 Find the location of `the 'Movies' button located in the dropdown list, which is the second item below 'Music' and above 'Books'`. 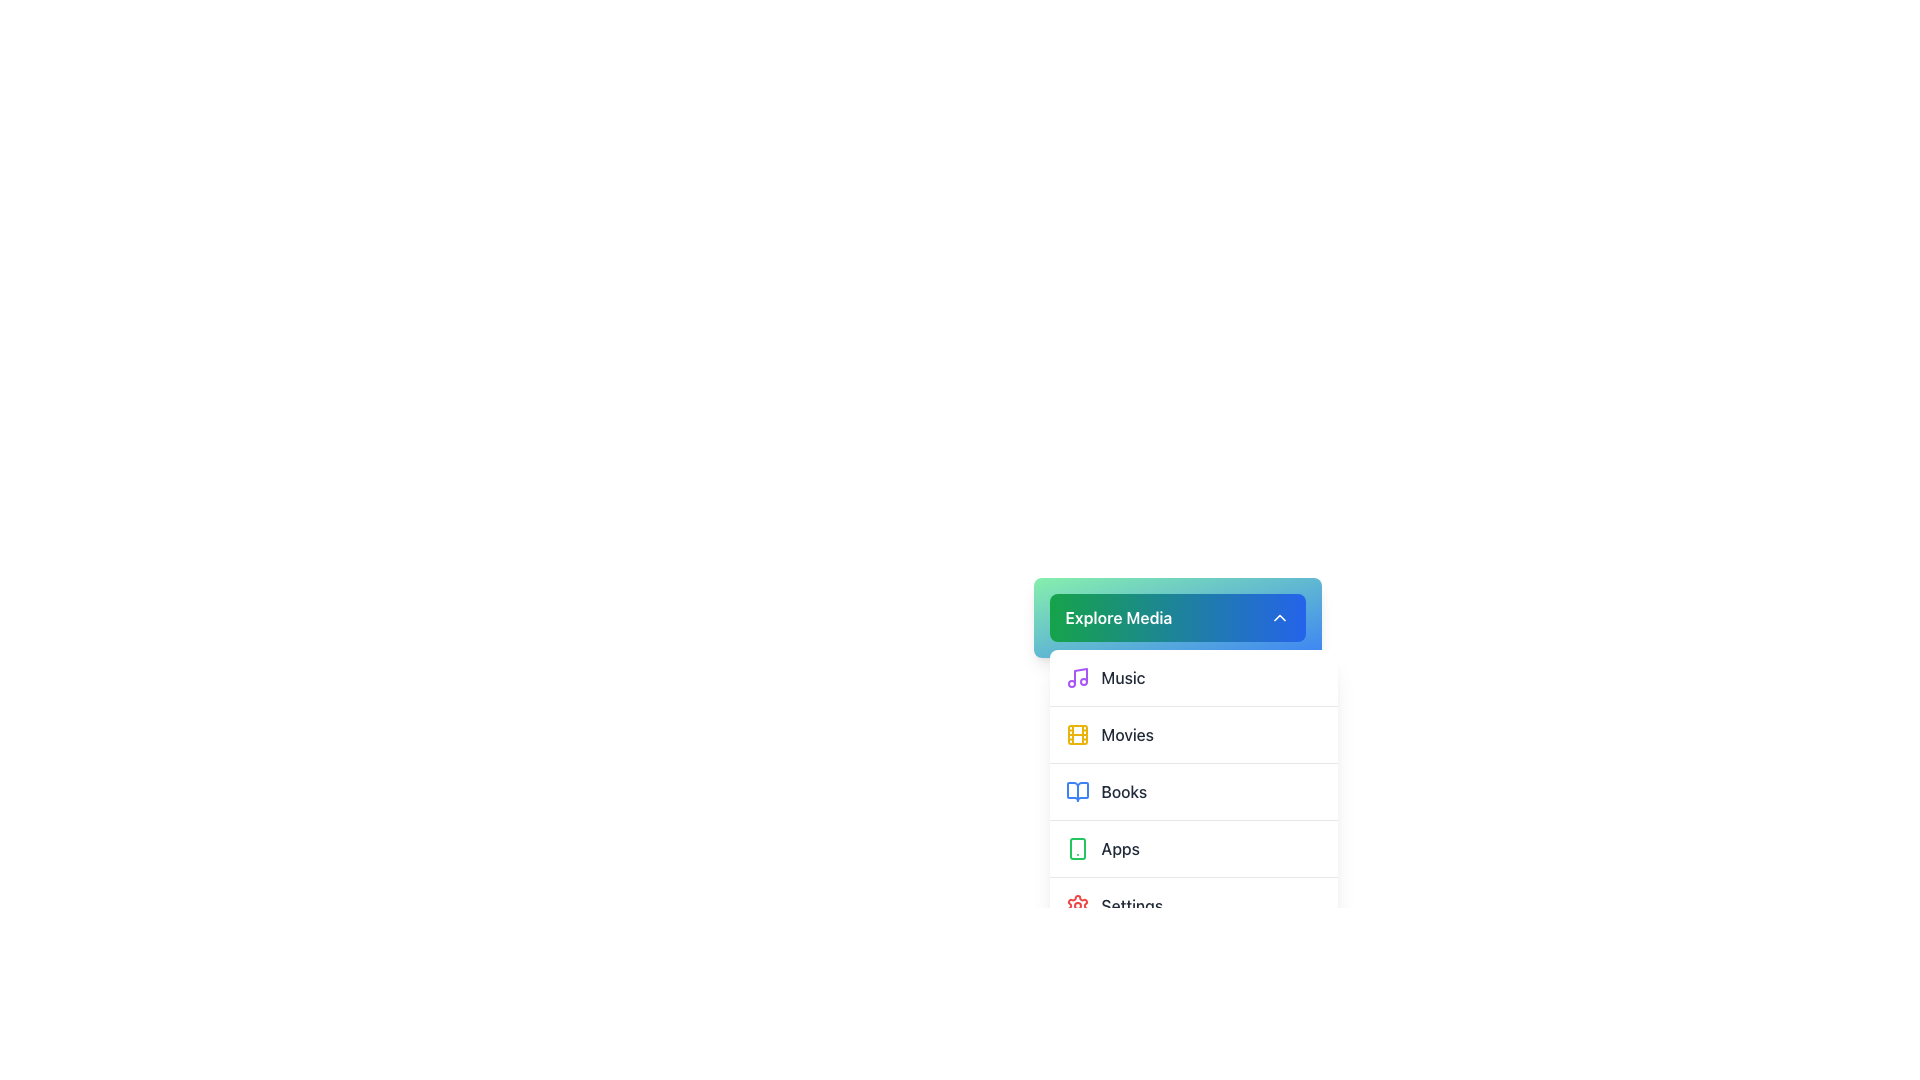

the 'Movies' button located in the dropdown list, which is the second item below 'Music' and above 'Books' is located at coordinates (1177, 713).